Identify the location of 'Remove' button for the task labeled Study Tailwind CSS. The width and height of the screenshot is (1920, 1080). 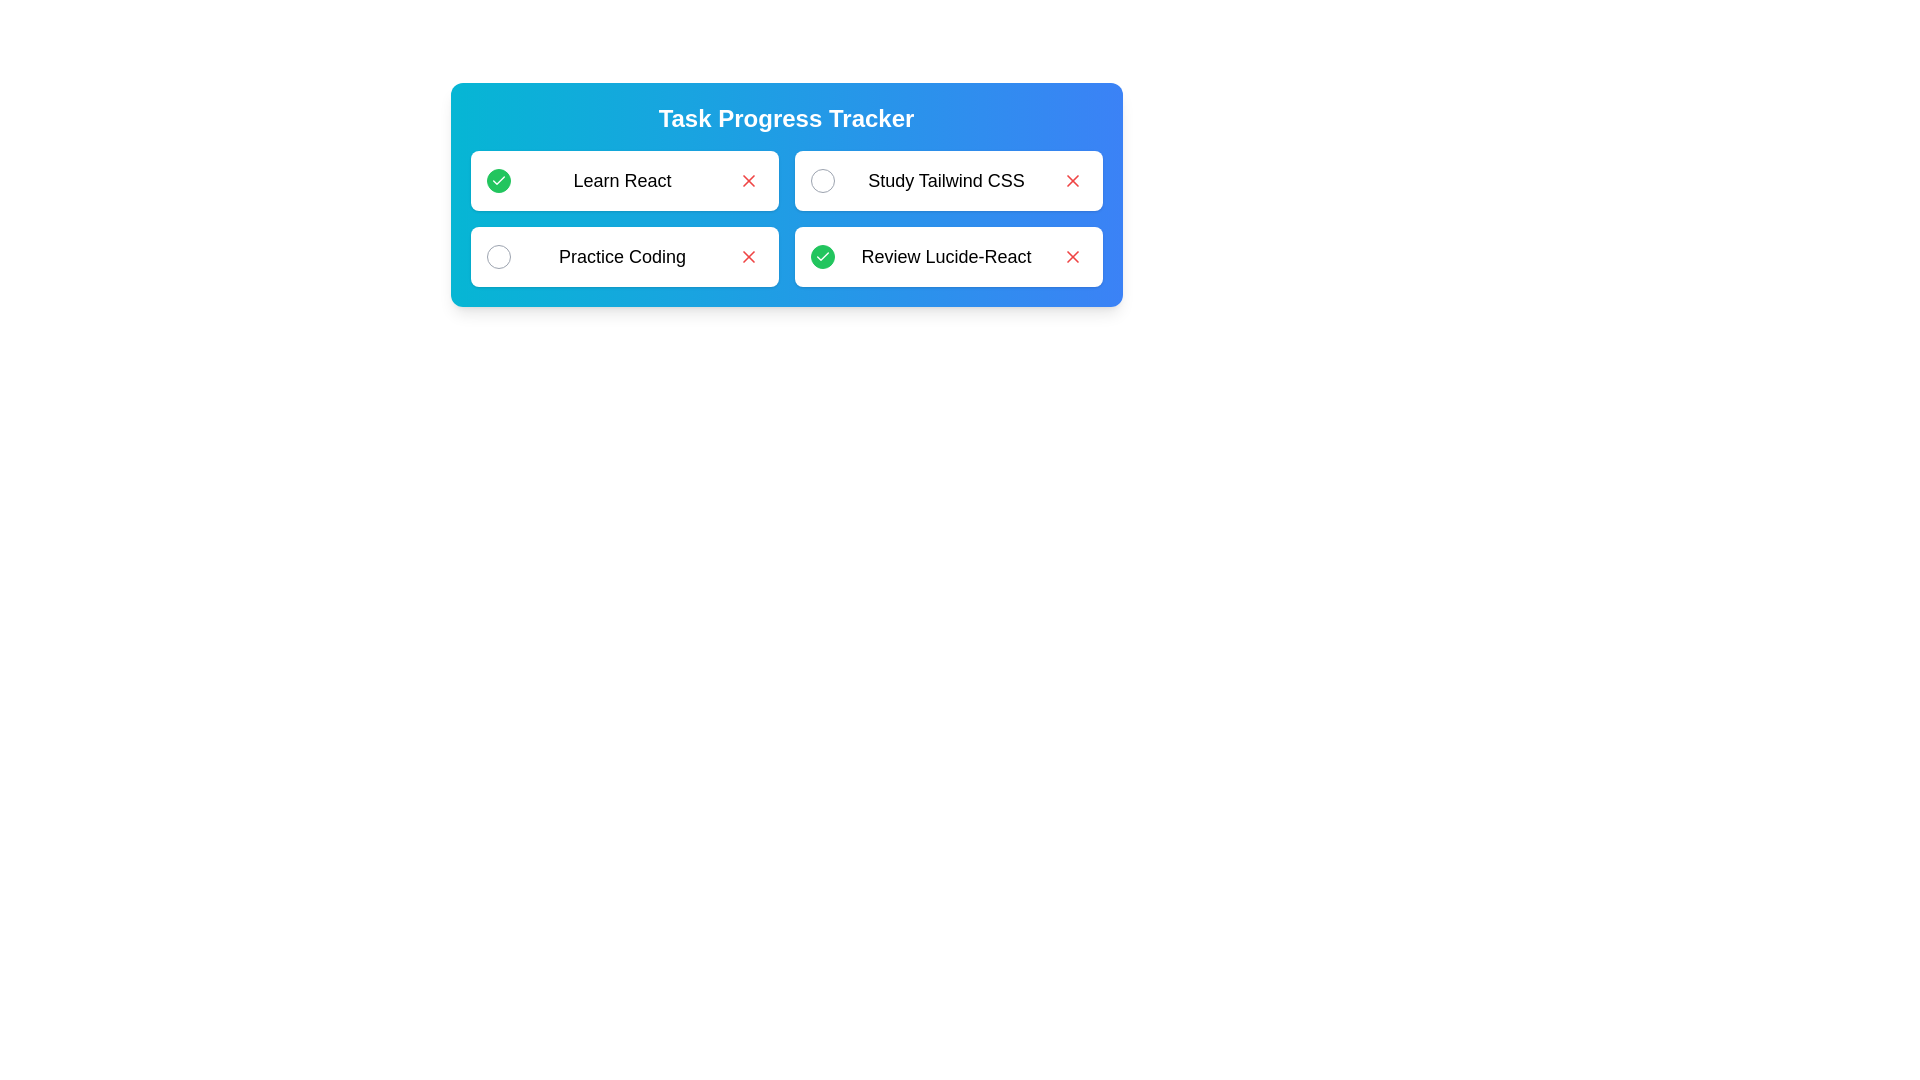
(1071, 181).